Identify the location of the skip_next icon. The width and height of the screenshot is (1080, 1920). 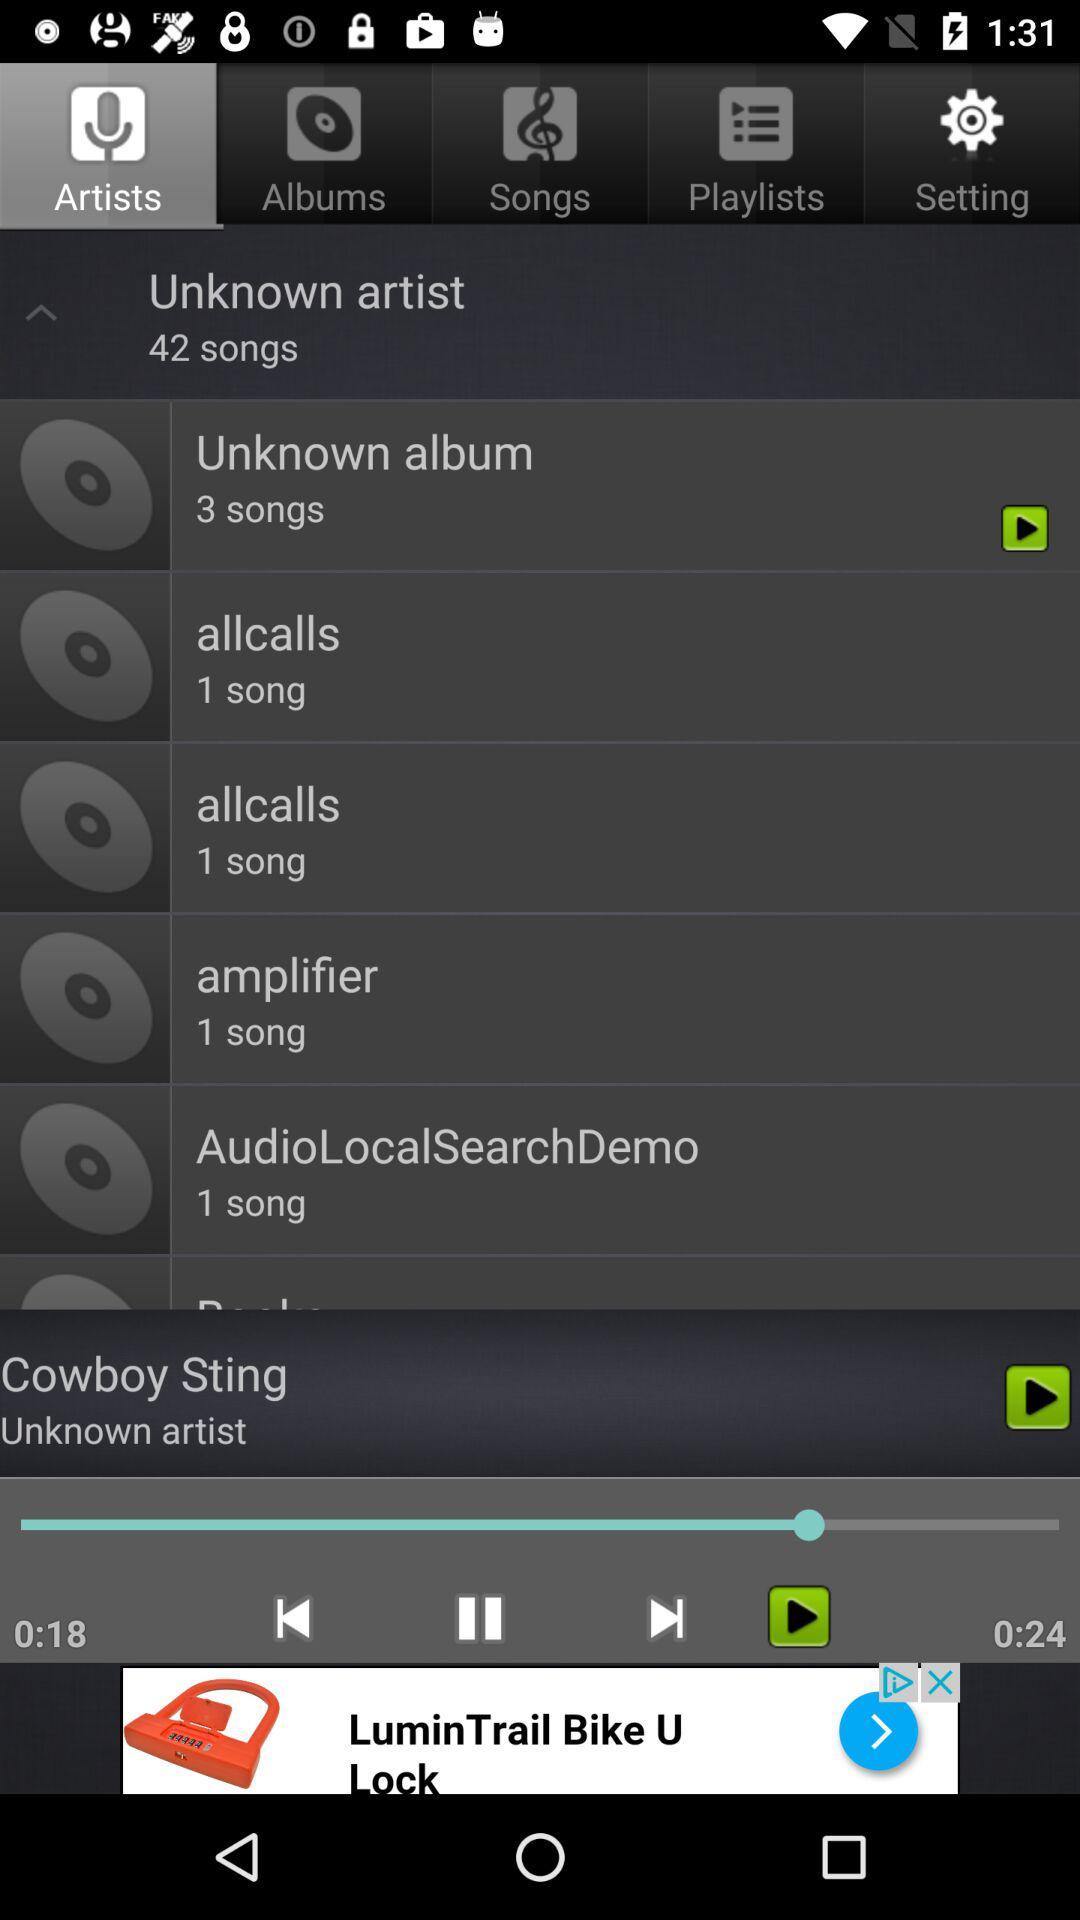
(666, 1618).